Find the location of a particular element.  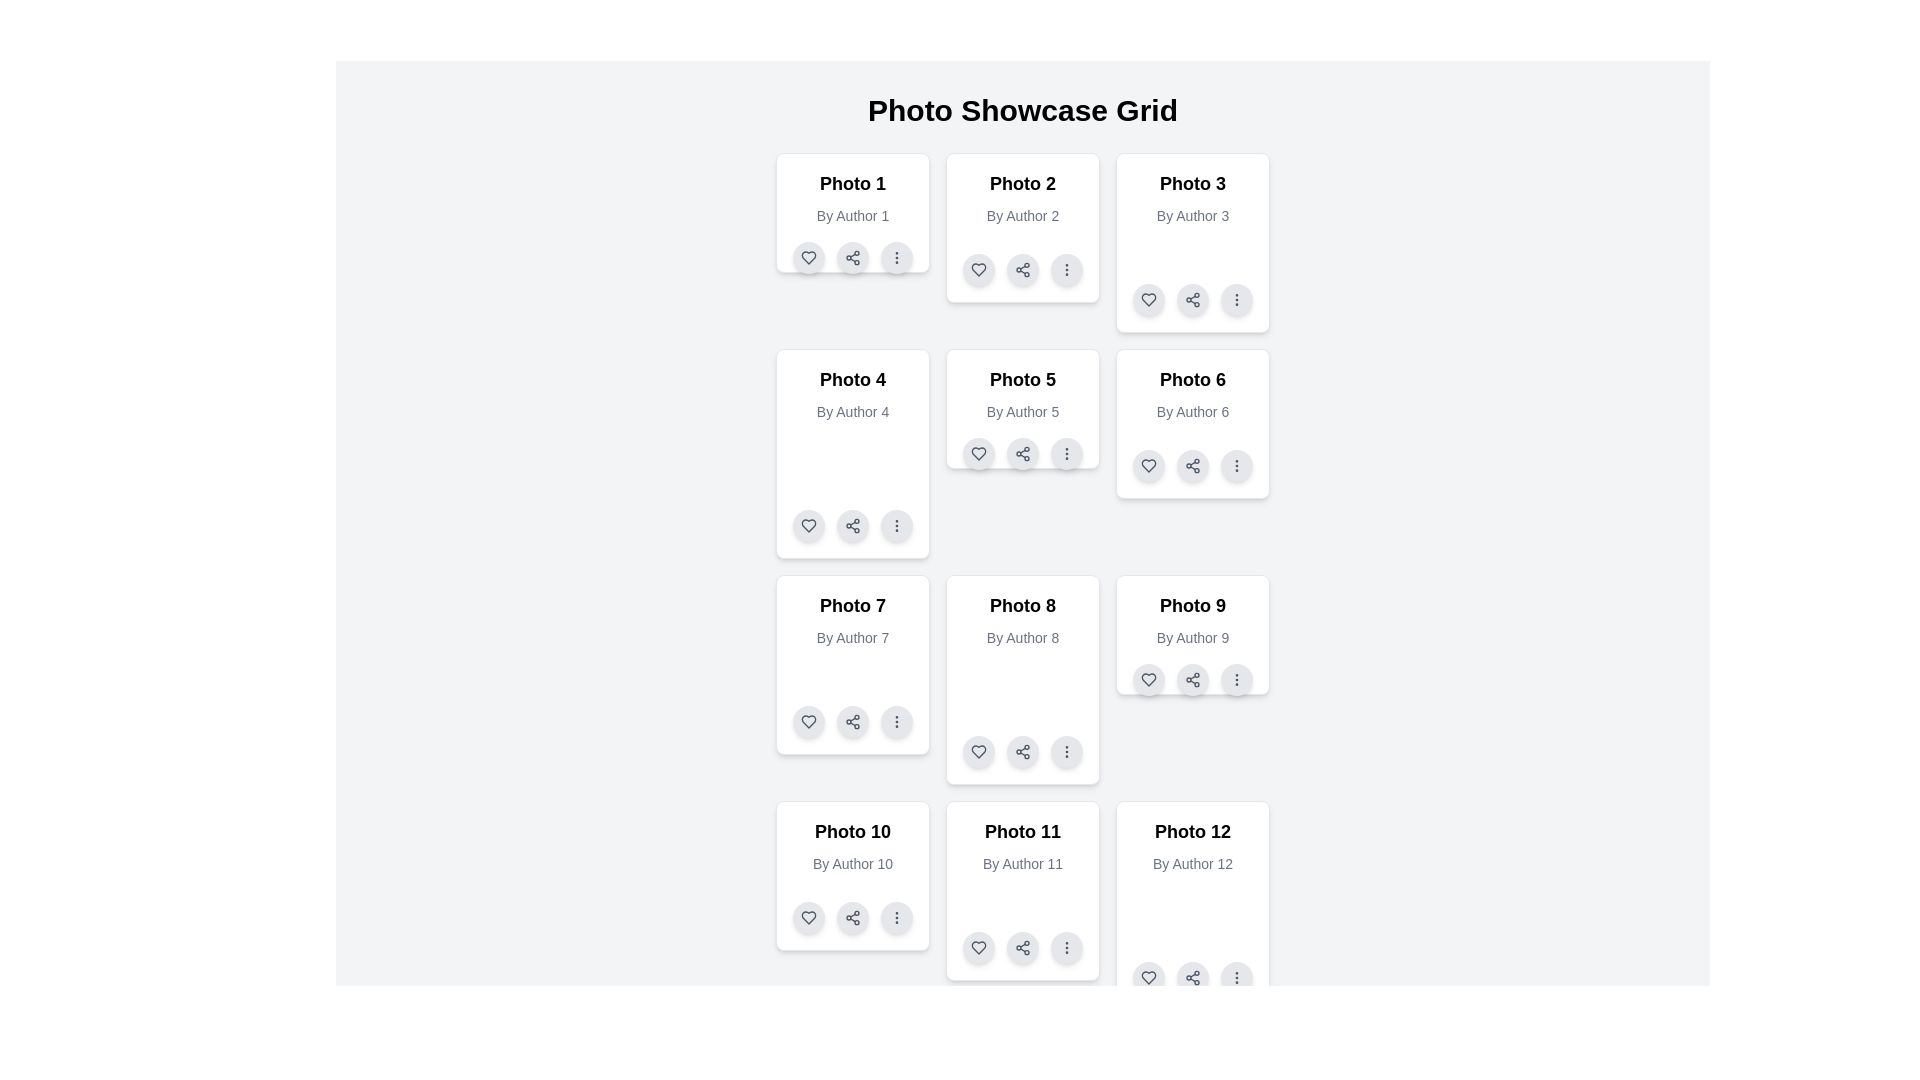

the circular button with a light gray background and a heart icon is located at coordinates (1148, 977).